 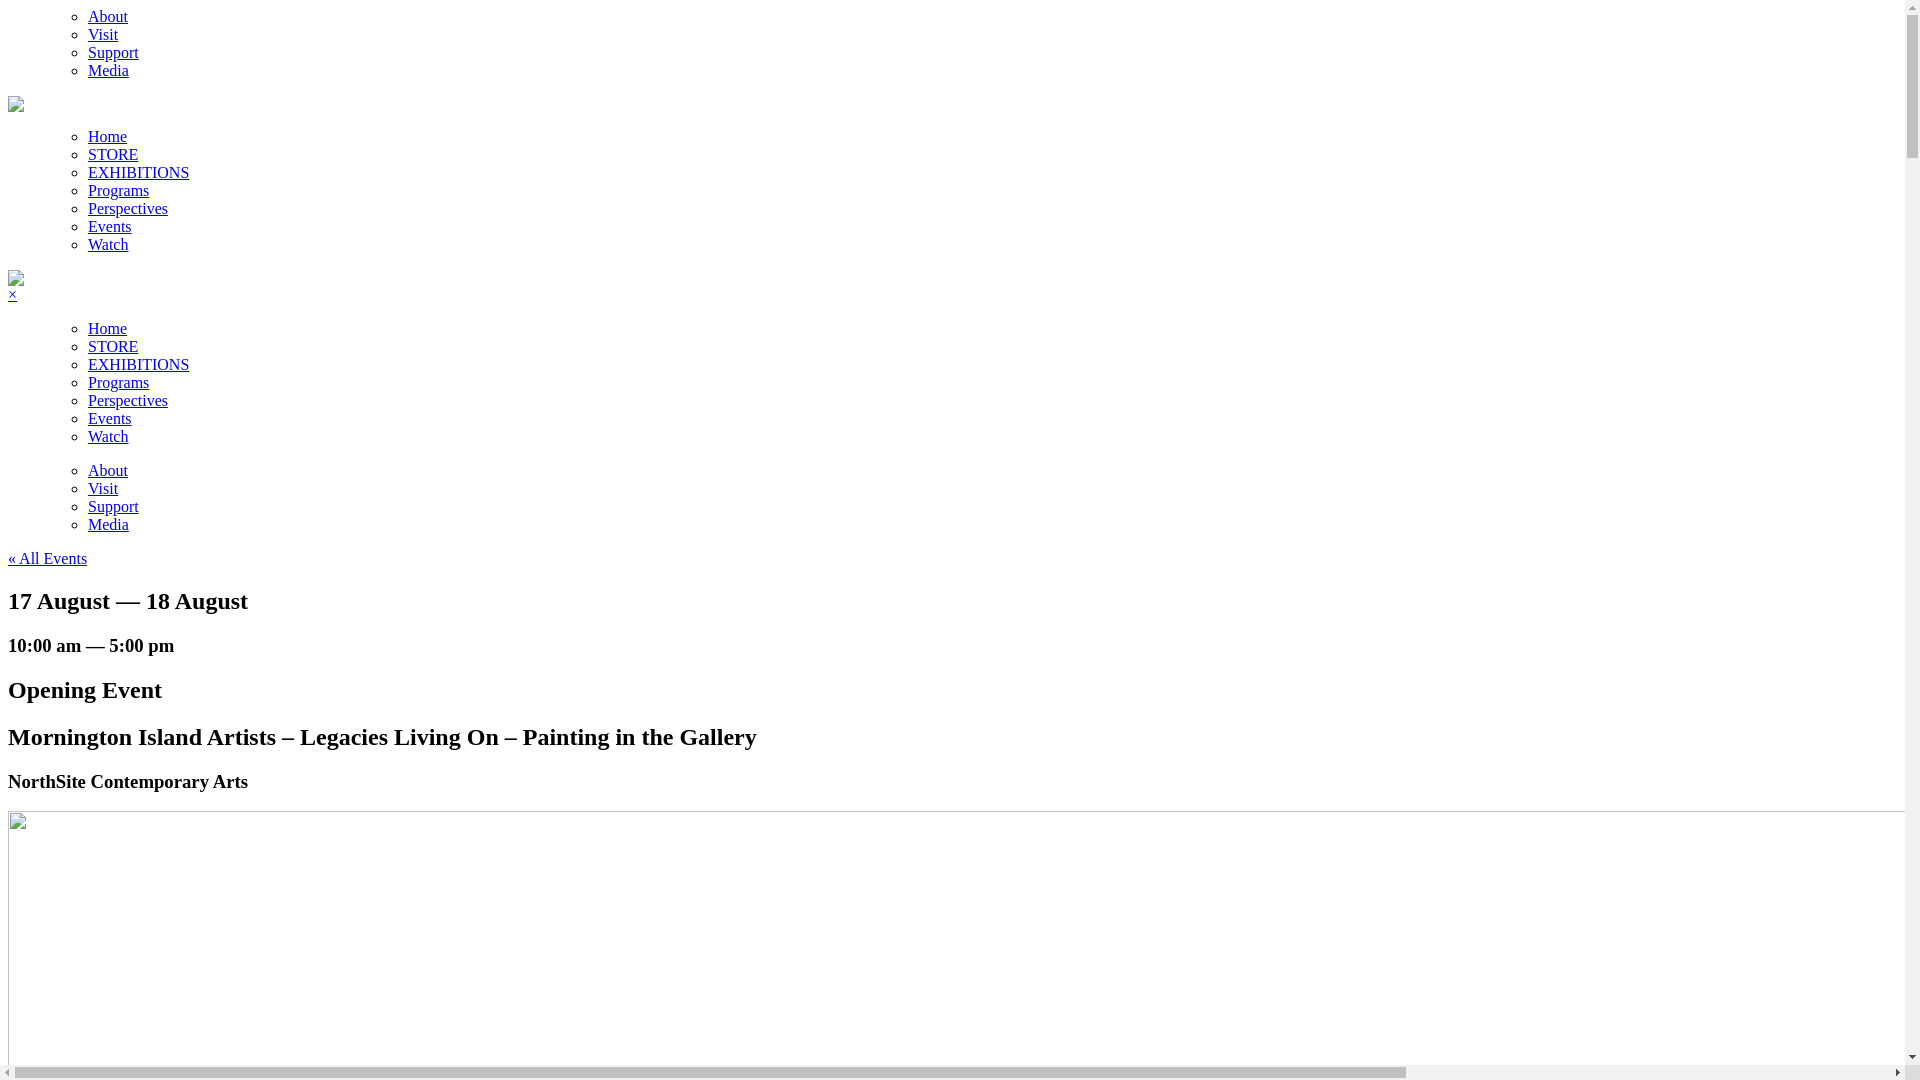 What do you see at coordinates (112, 153) in the screenshot?
I see `'STORE'` at bounding box center [112, 153].